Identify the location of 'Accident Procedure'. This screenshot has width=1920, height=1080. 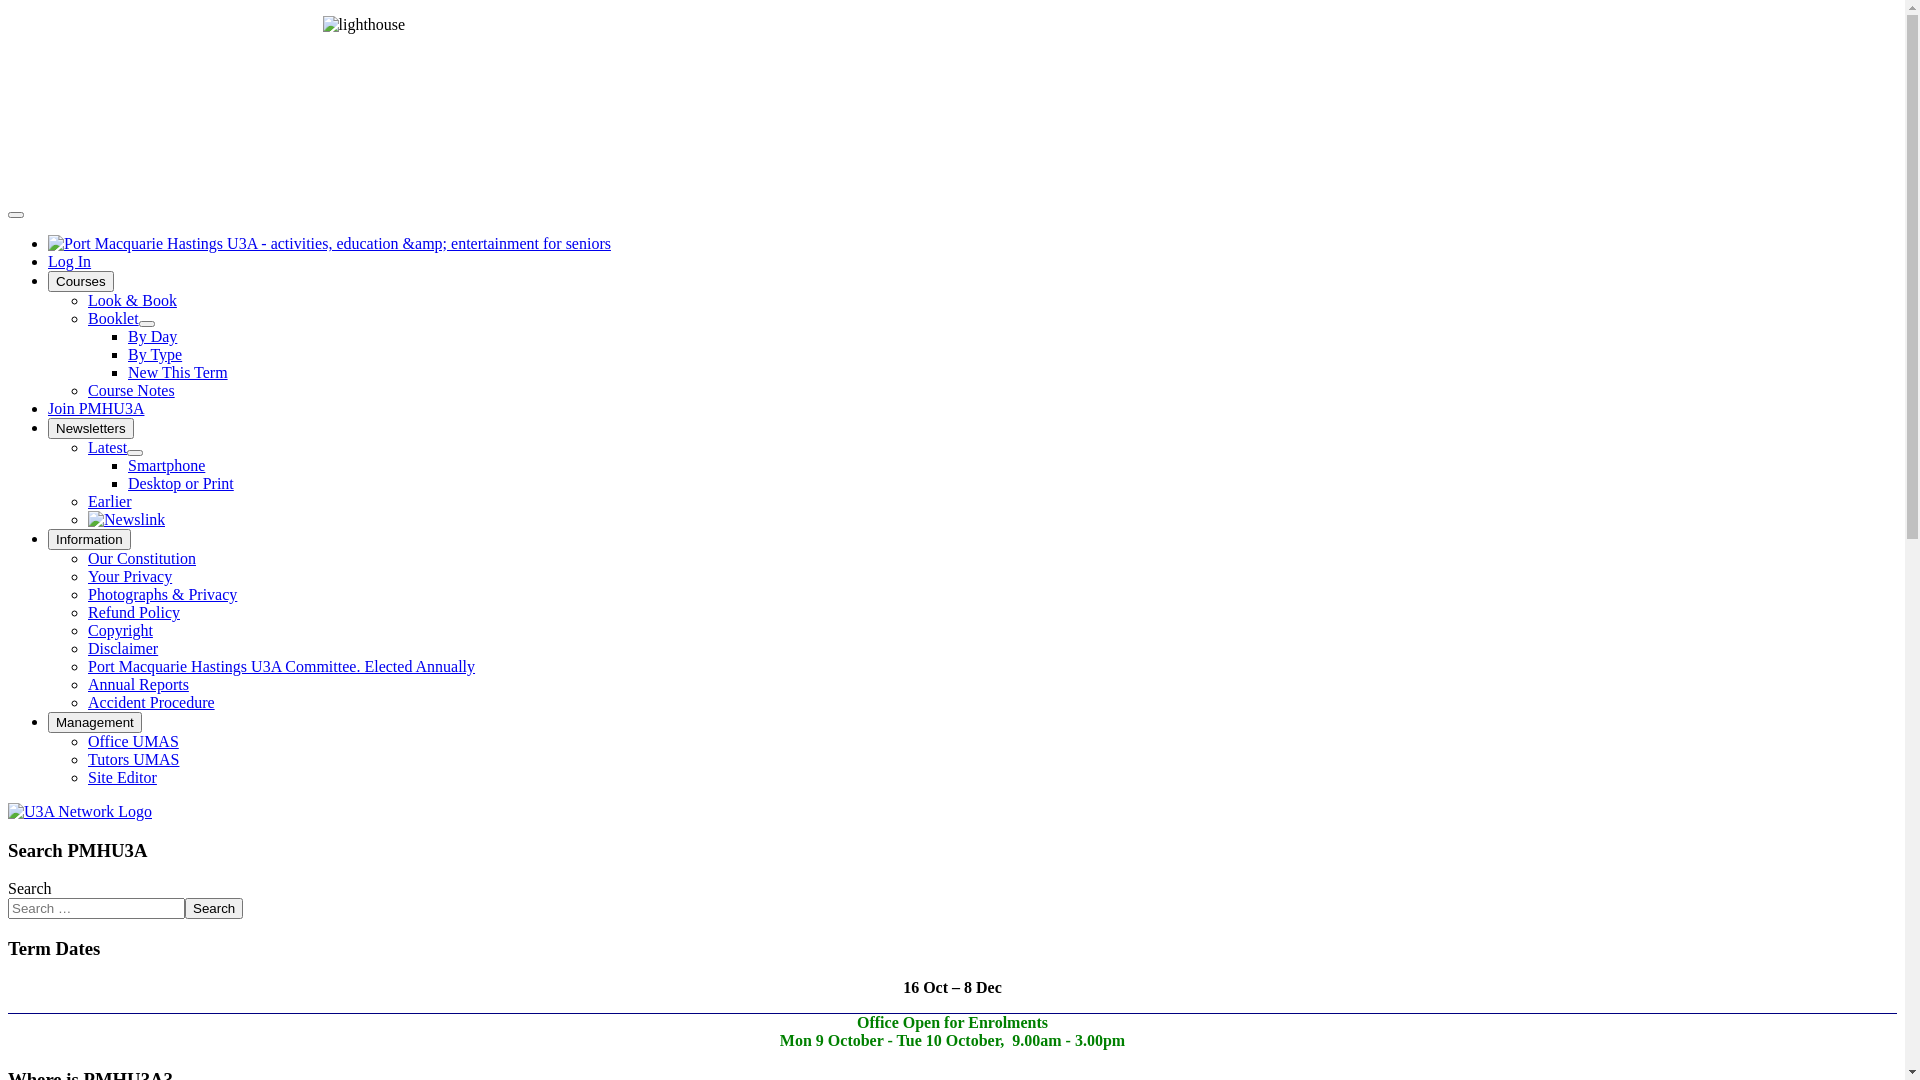
(150, 701).